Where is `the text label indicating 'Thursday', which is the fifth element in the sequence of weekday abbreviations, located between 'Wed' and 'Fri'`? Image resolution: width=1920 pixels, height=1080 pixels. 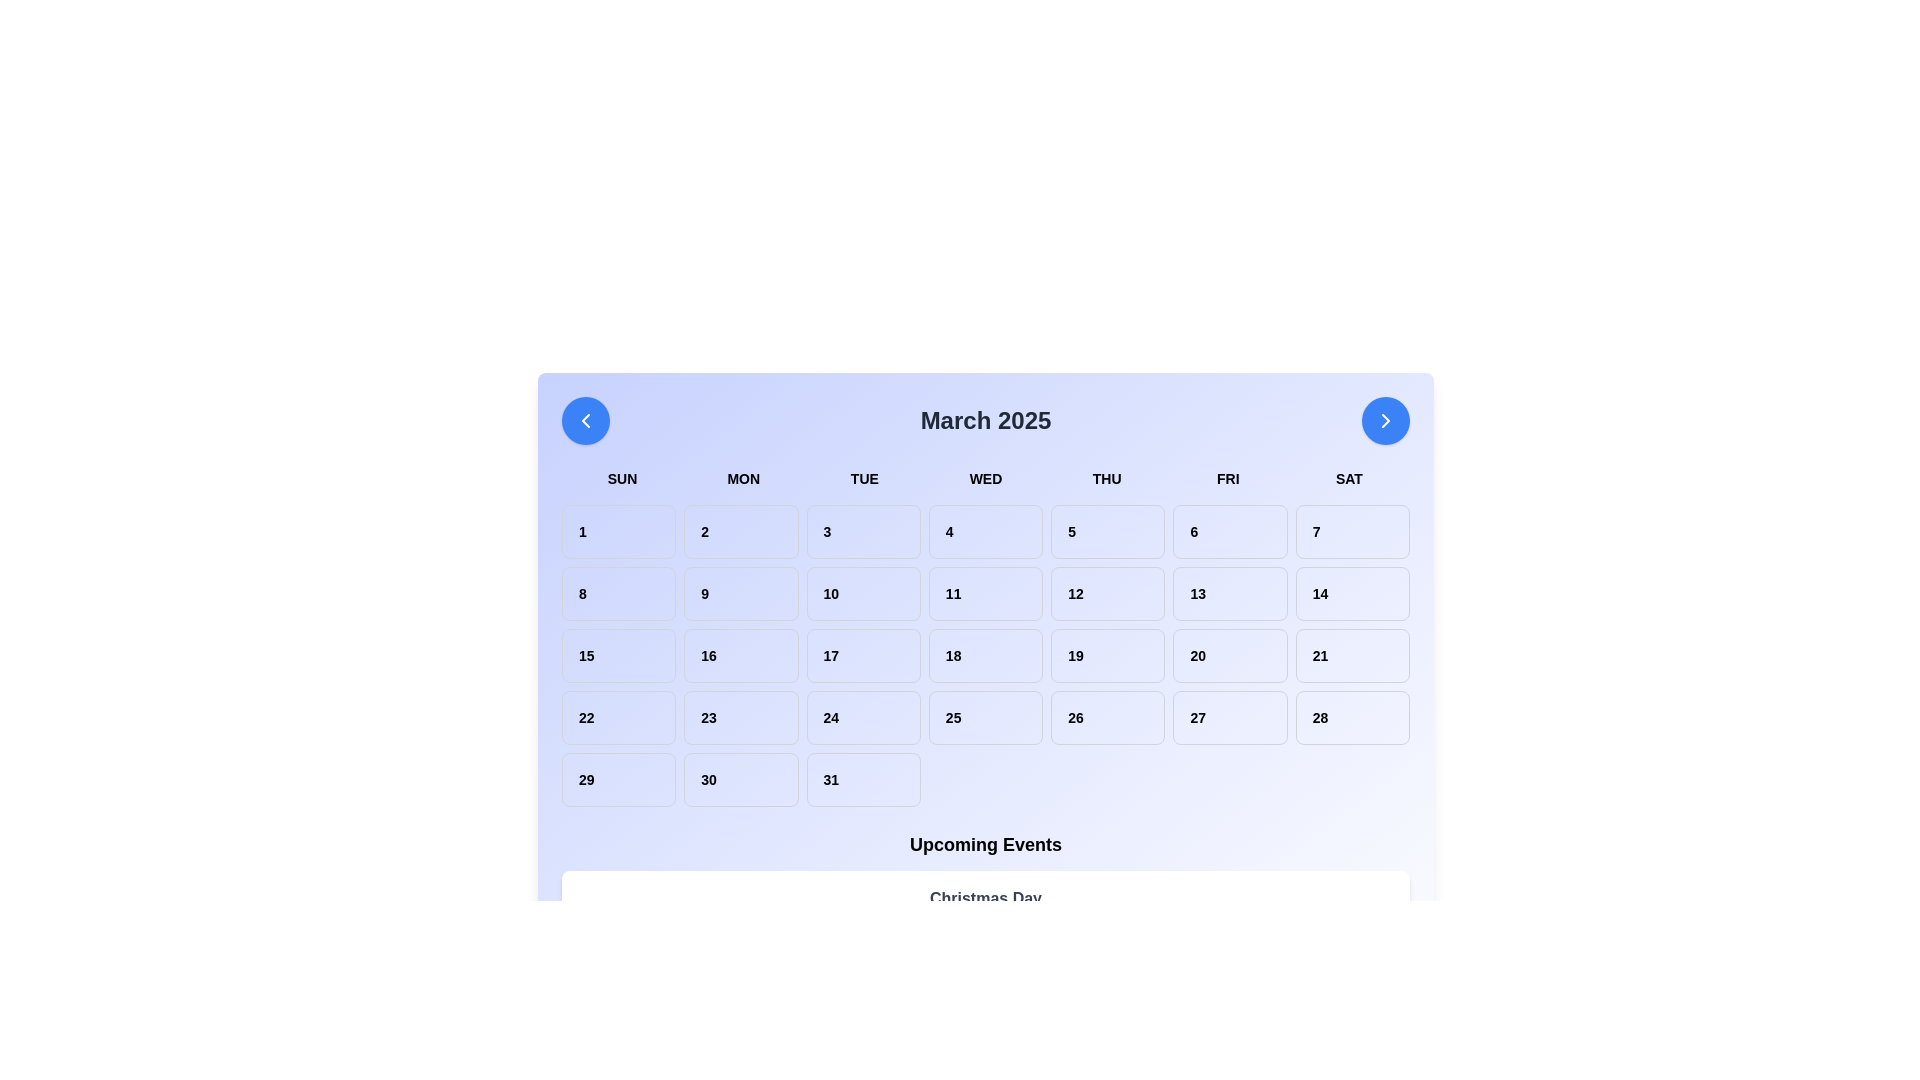
the text label indicating 'Thursday', which is the fifth element in the sequence of weekday abbreviations, located between 'Wed' and 'Fri' is located at coordinates (1106, 478).